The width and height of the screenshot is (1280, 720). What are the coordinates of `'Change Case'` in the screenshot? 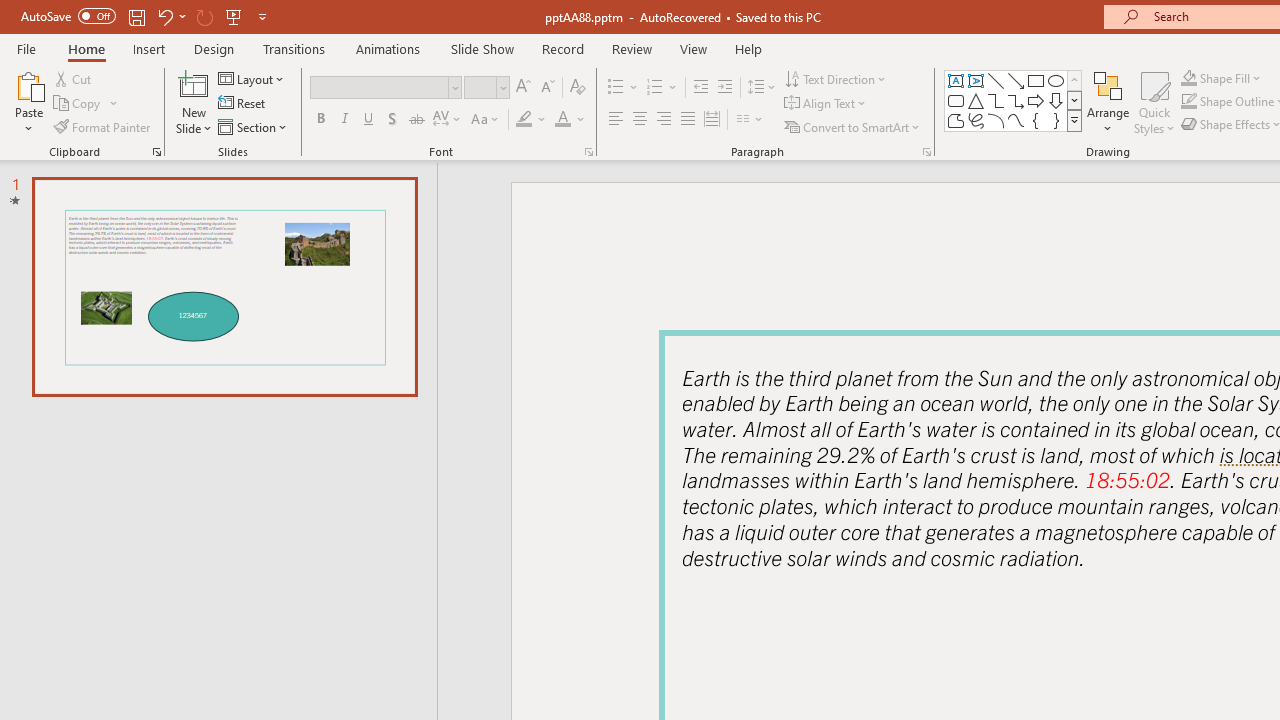 It's located at (486, 119).